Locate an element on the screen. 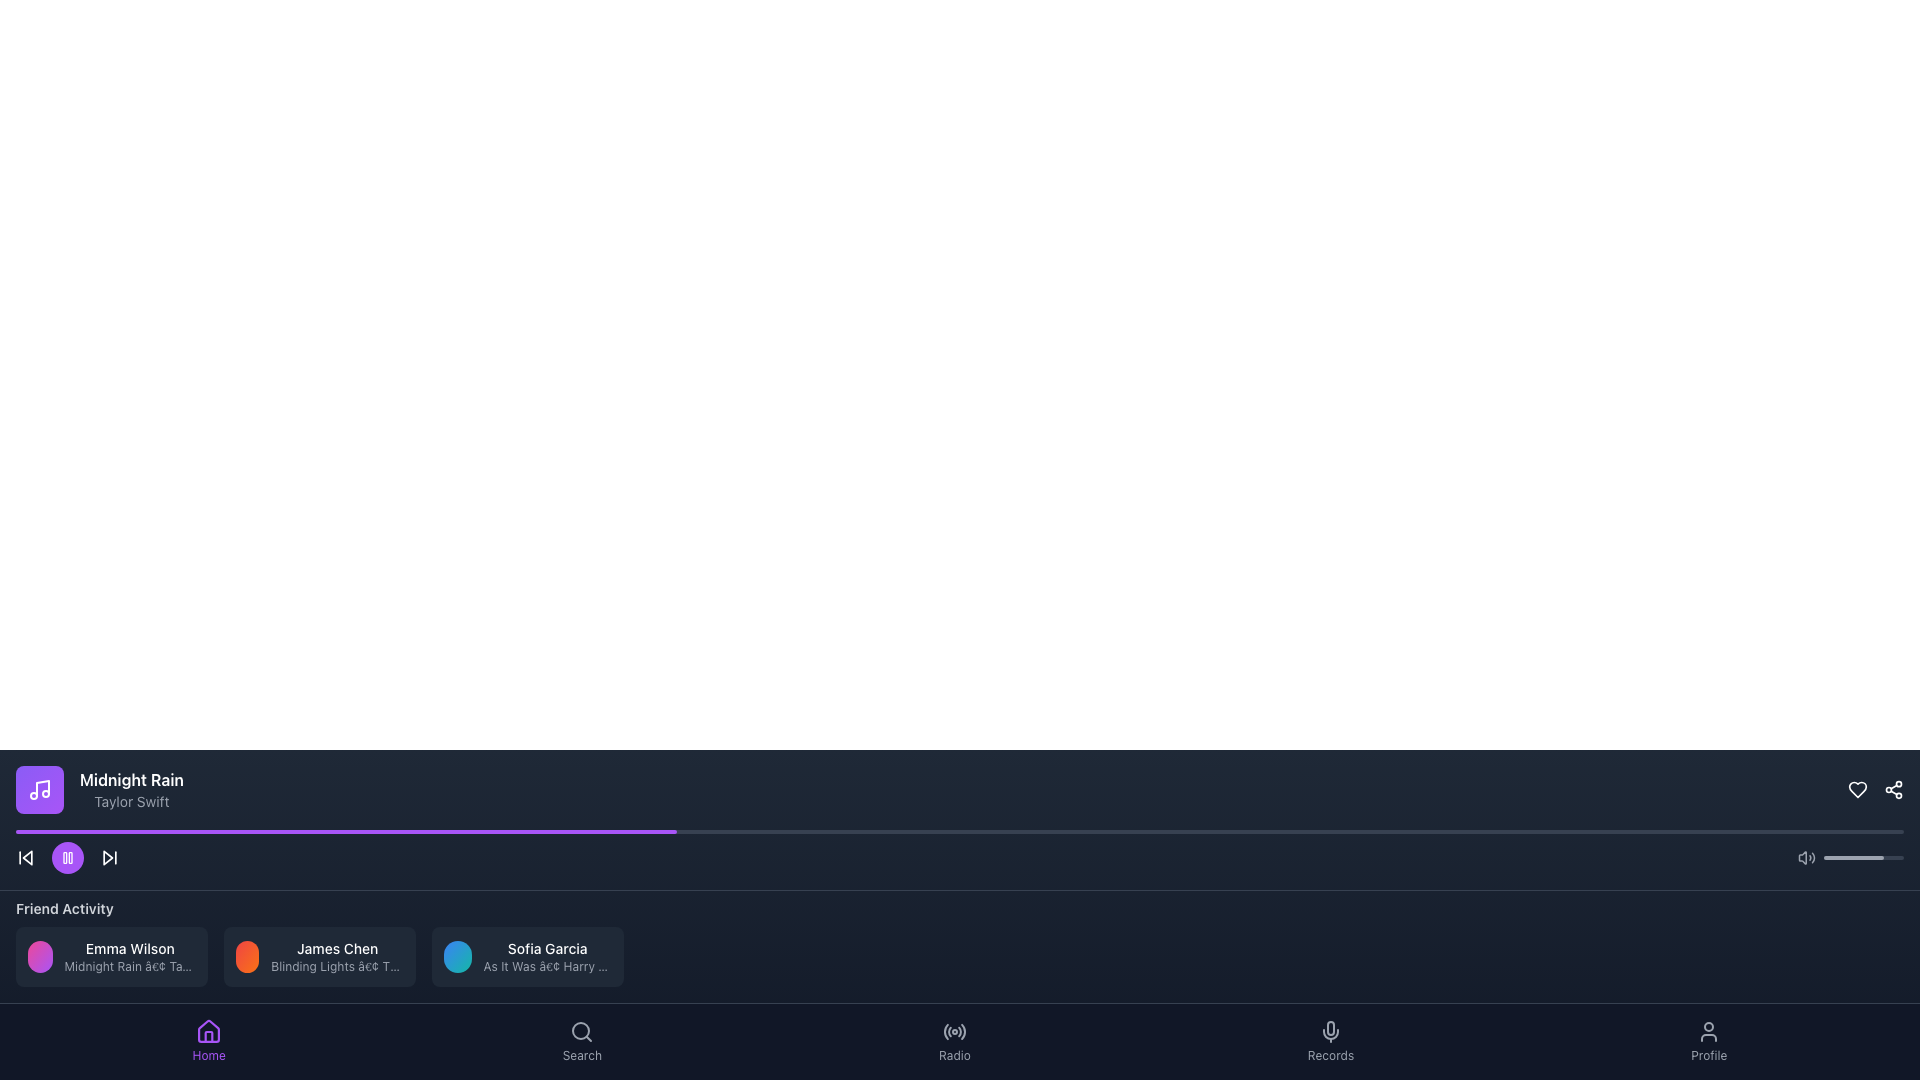 This screenshot has height=1080, width=1920. the heart-shaped icon styled with a stroke-based outline located on the top-right side of the horizontal navigation bar to favorite the content is located at coordinates (1856, 789).